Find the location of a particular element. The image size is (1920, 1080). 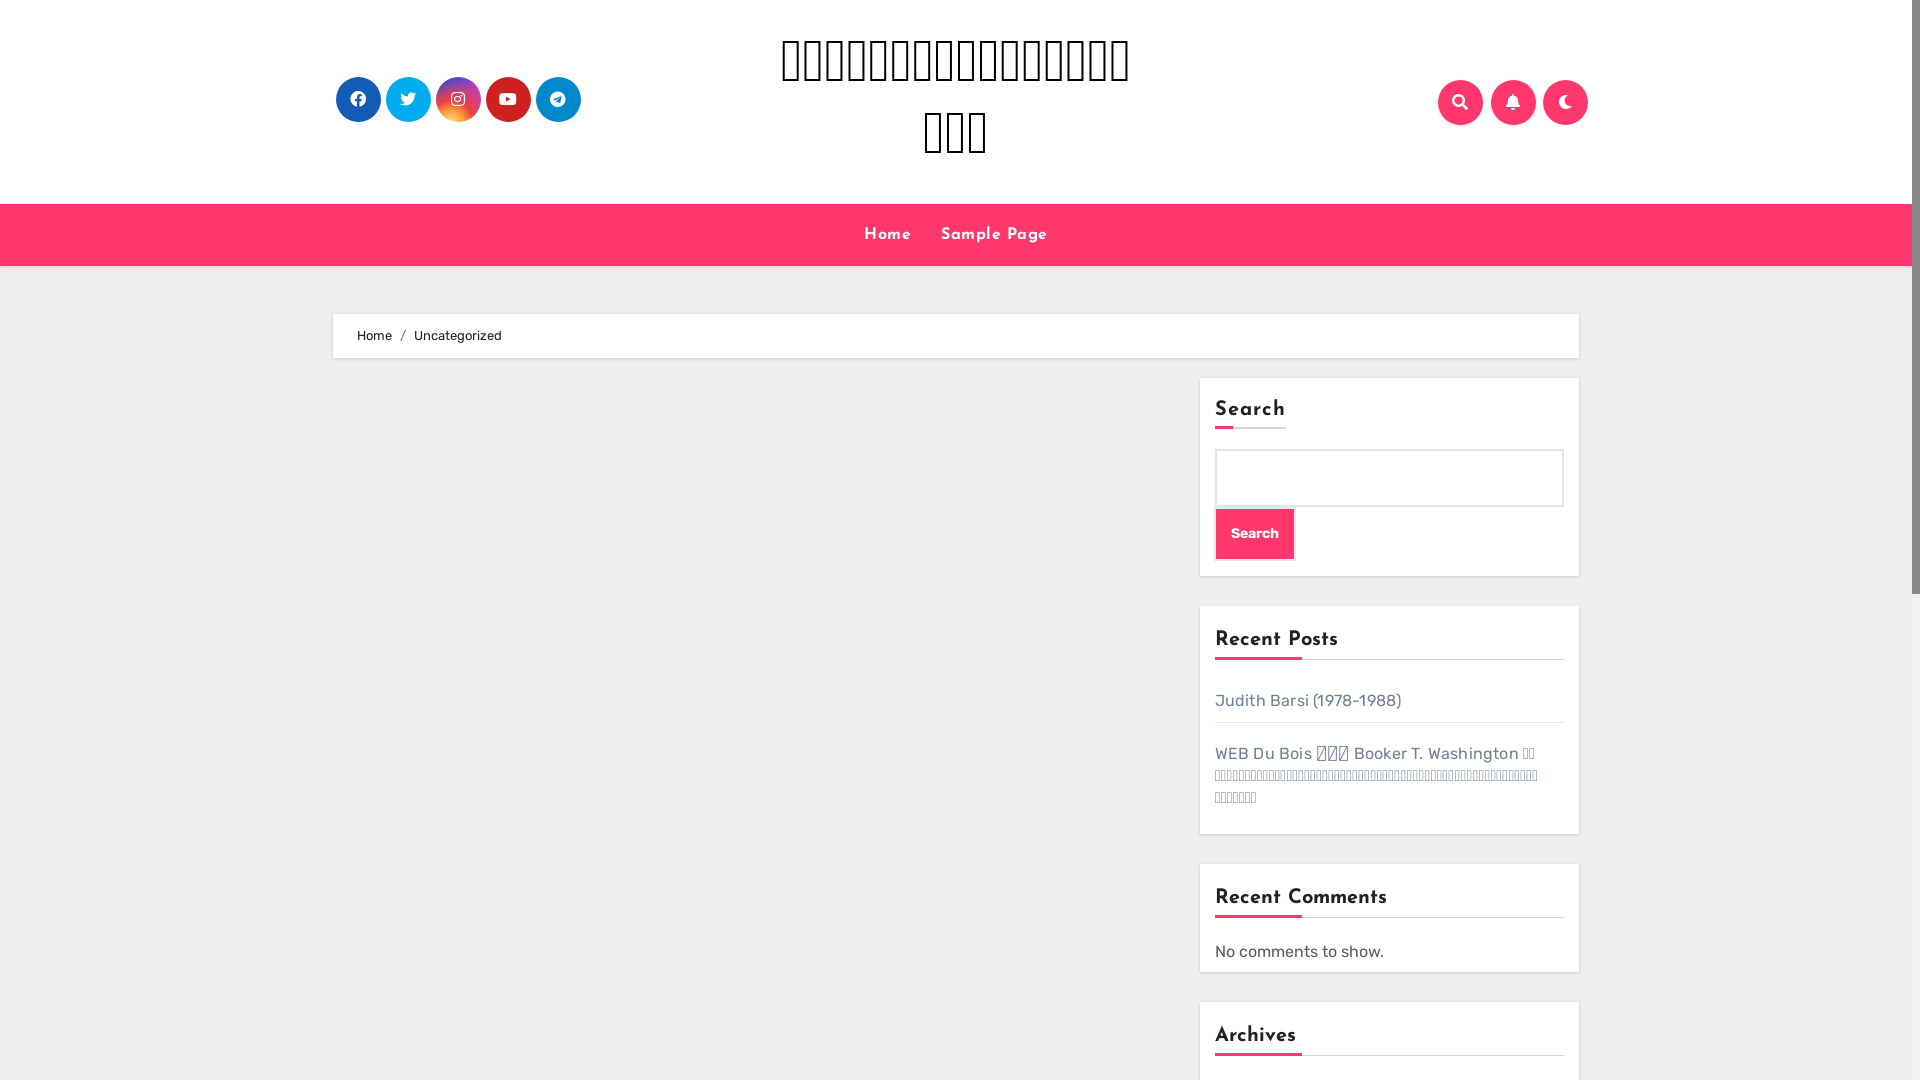

'Search' is located at coordinates (1213, 532).